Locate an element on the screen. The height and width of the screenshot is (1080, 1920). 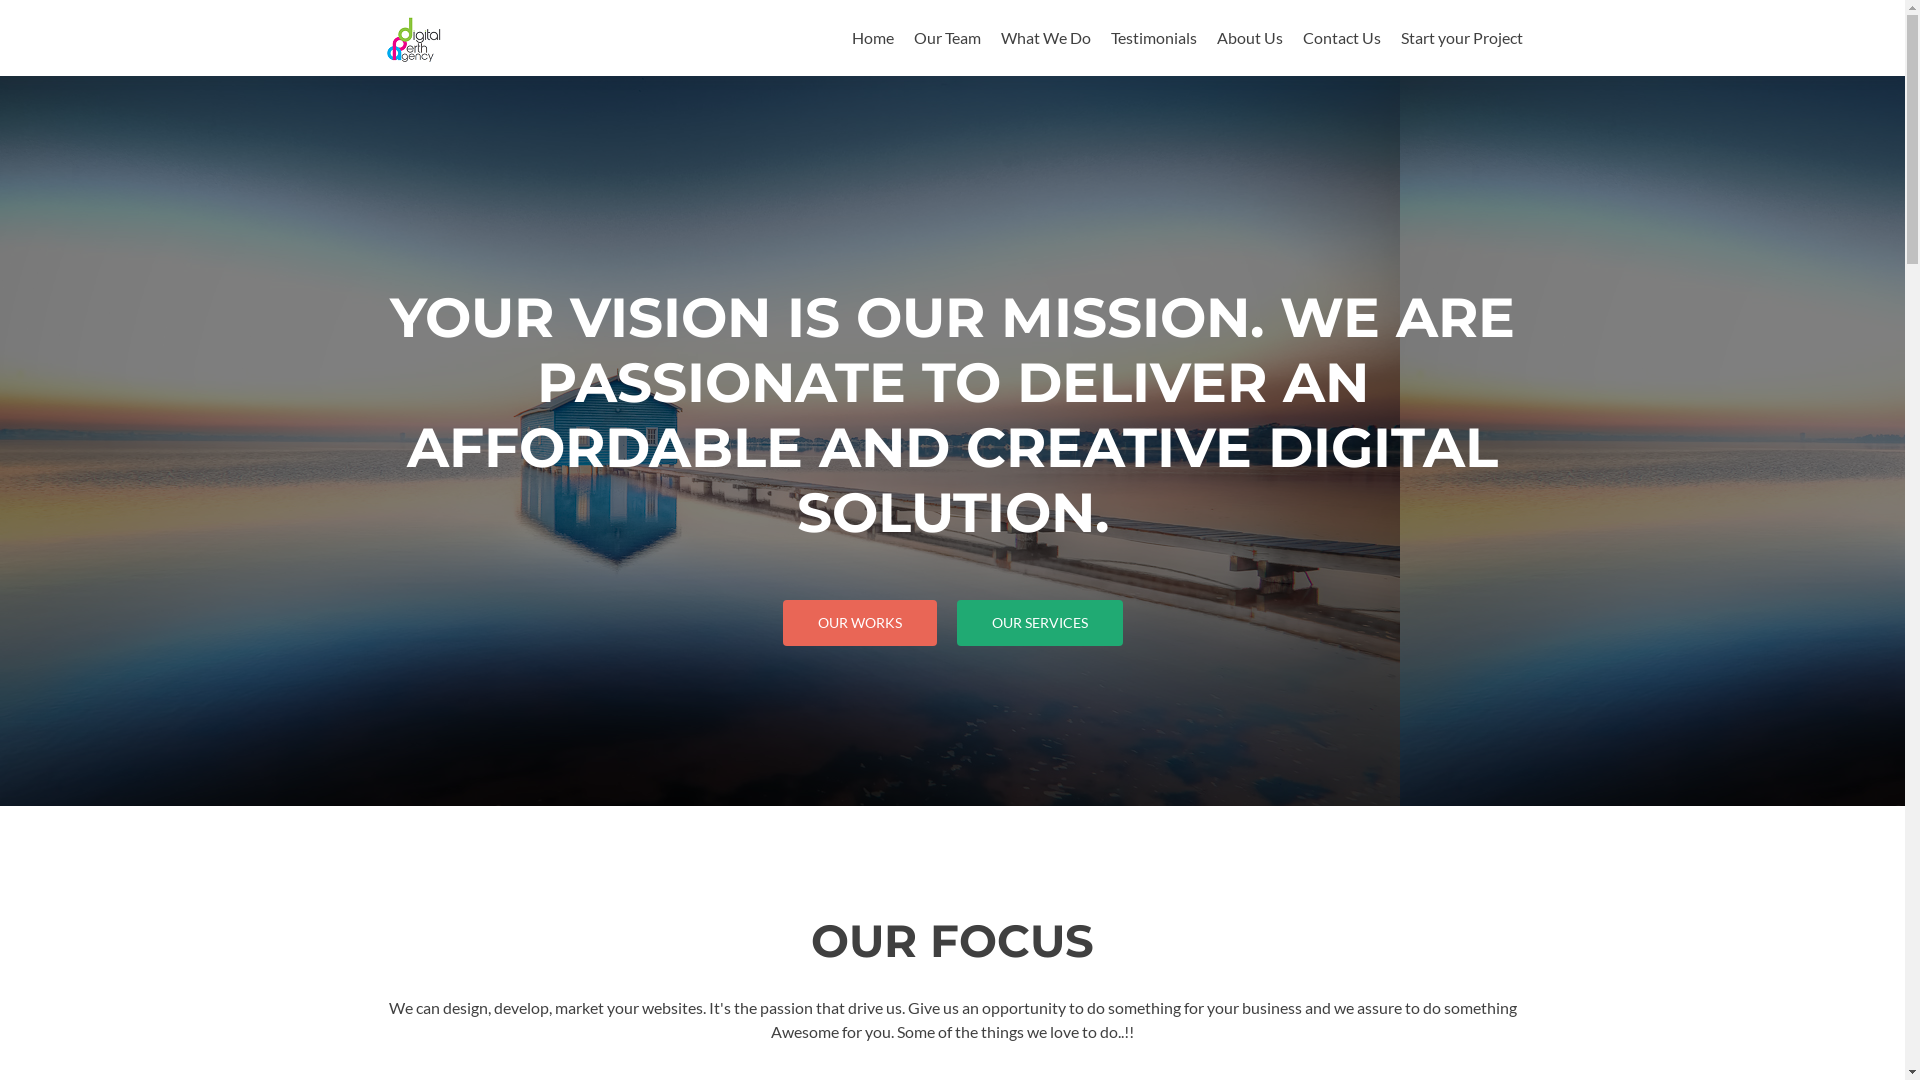
'Testimonials' is located at coordinates (1108, 37).